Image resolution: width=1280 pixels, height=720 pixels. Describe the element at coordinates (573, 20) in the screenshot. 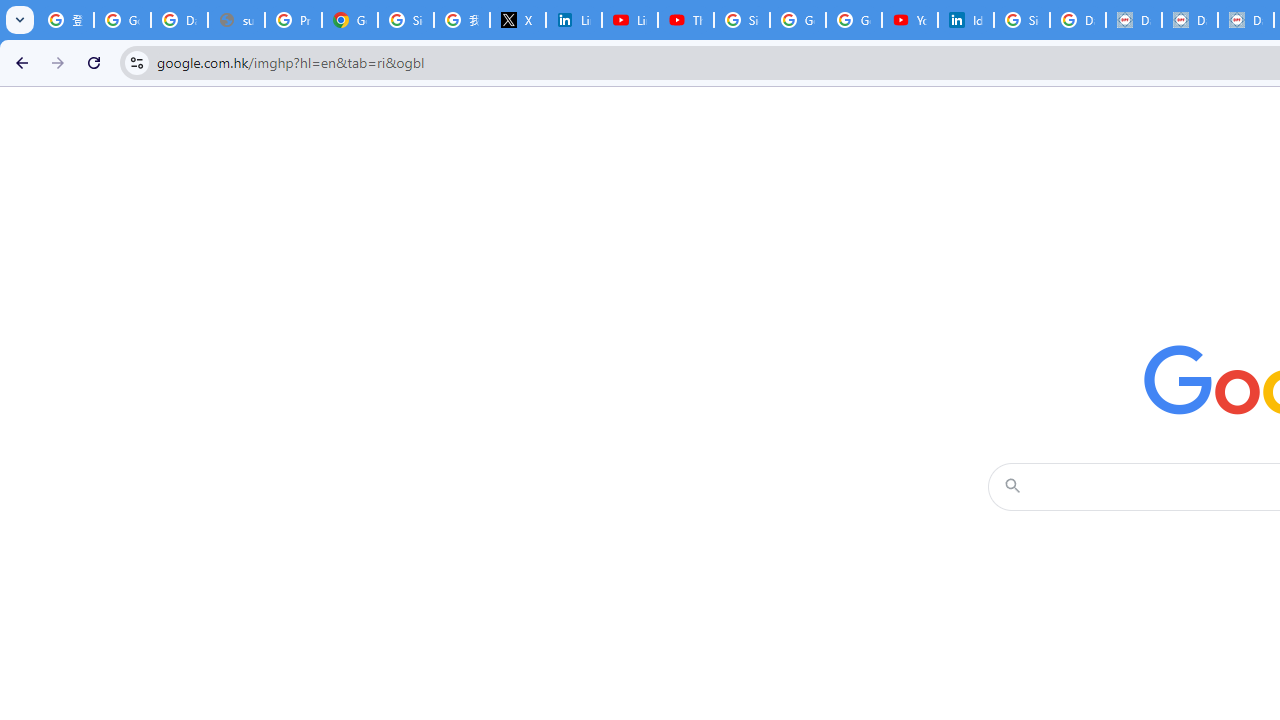

I see `'LinkedIn Privacy Policy'` at that location.